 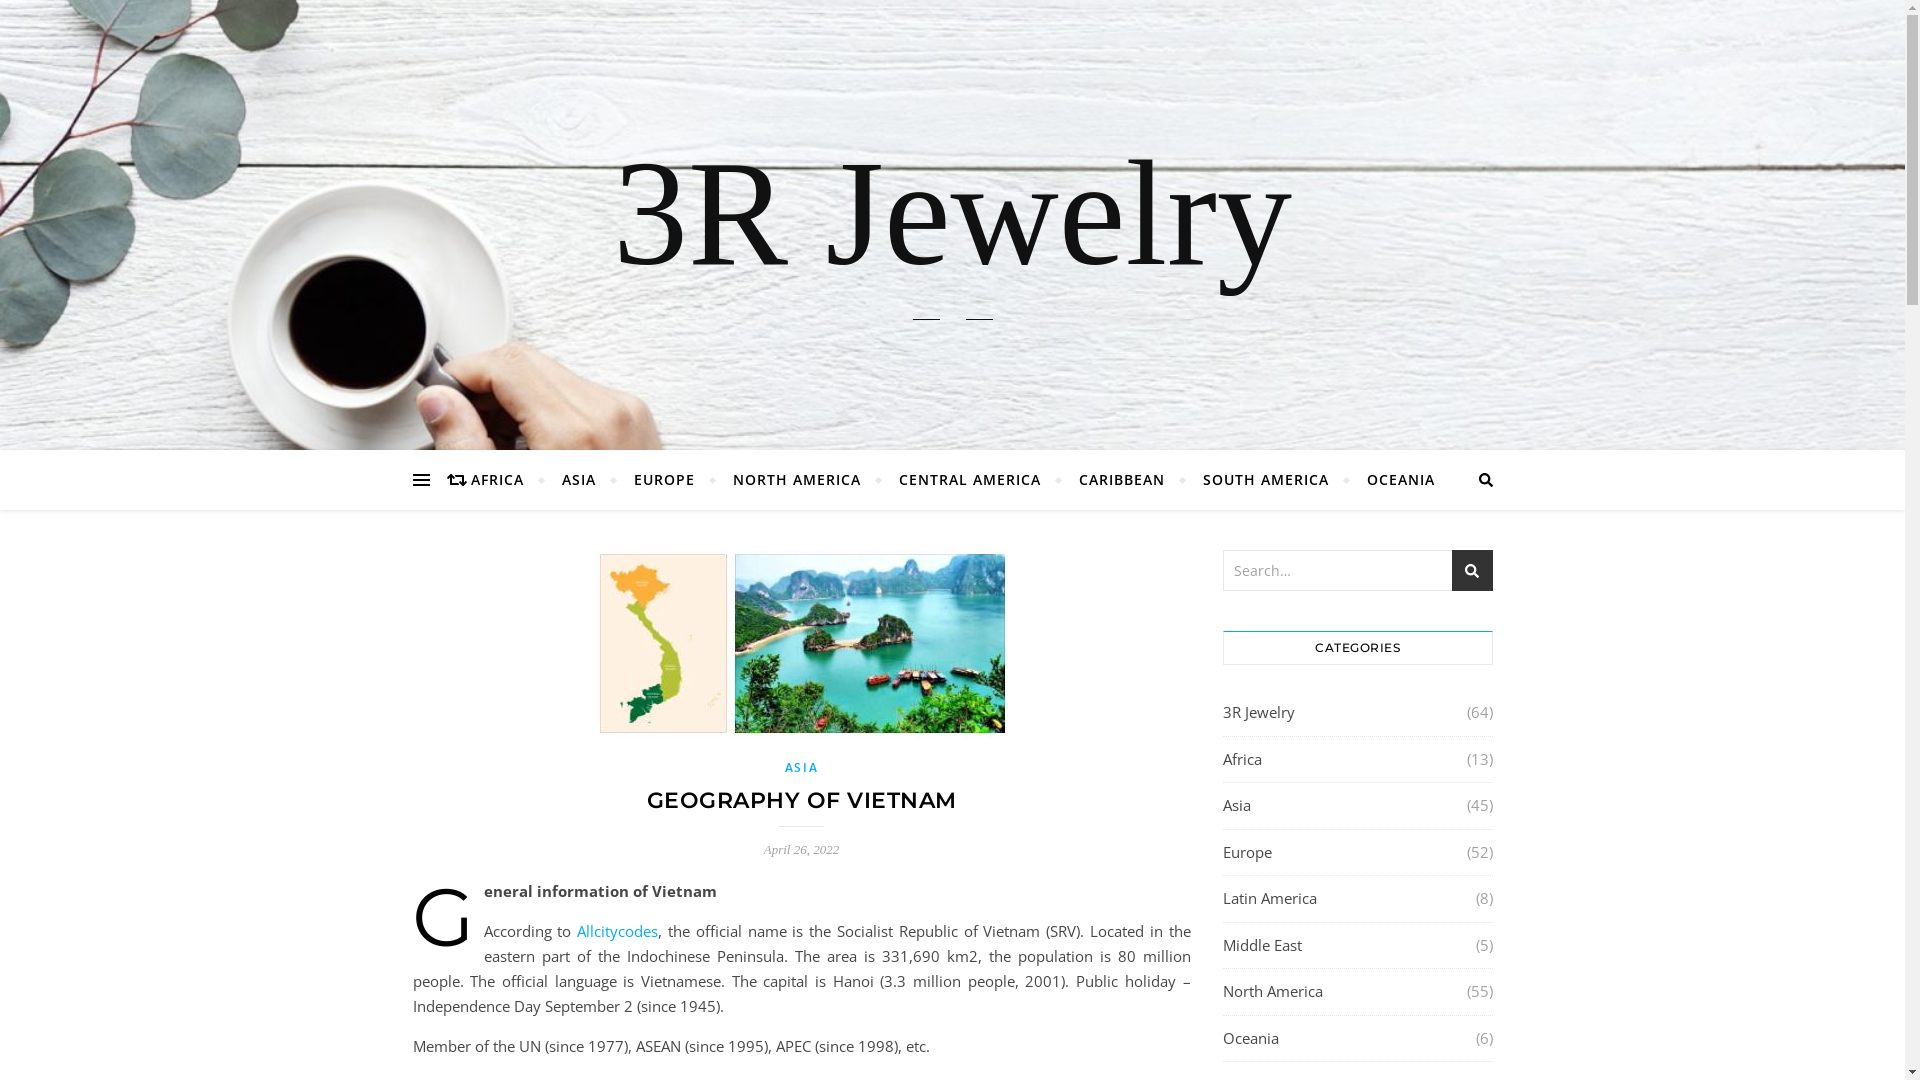 I want to click on 'North America', so click(x=1271, y=991).